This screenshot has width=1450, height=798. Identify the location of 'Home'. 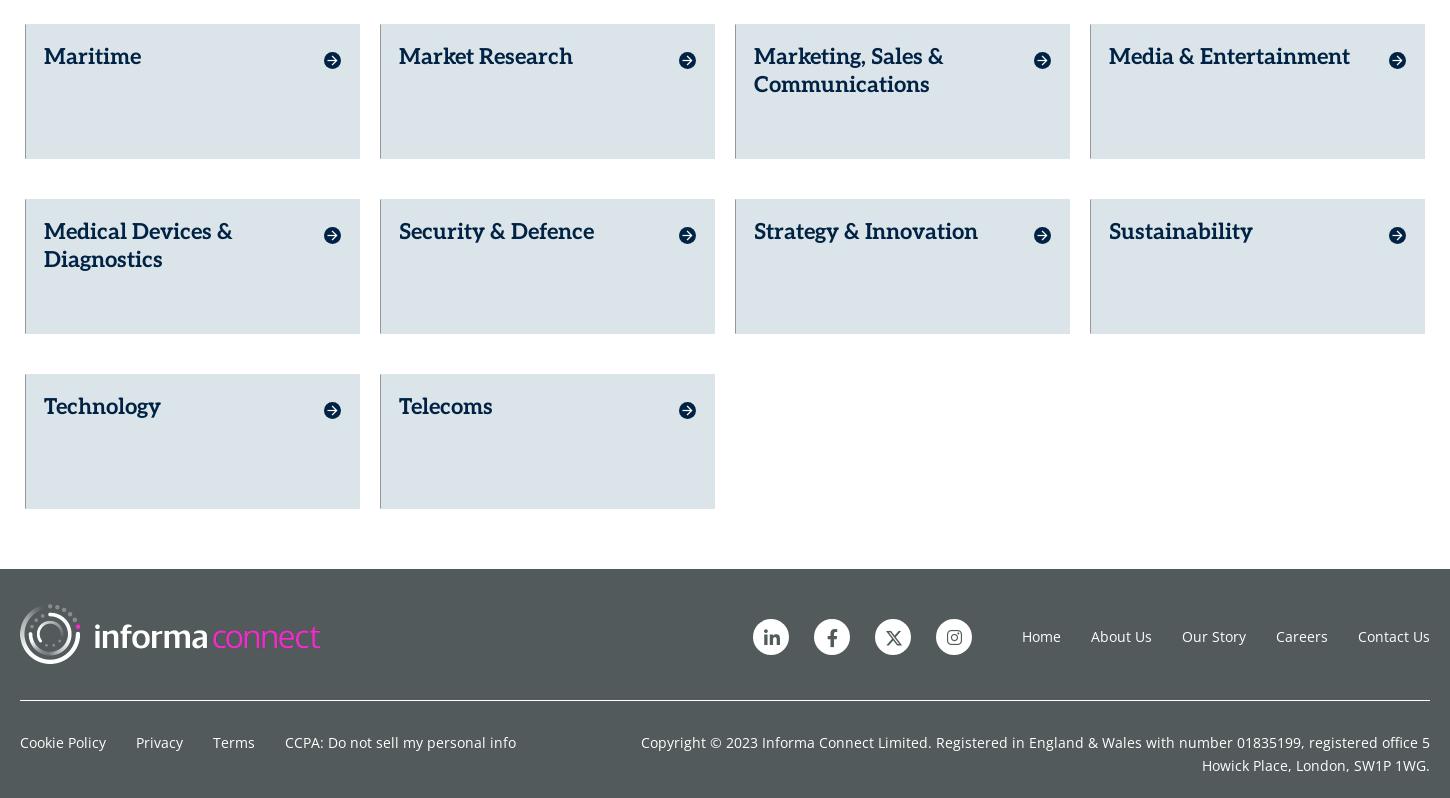
(1041, 627).